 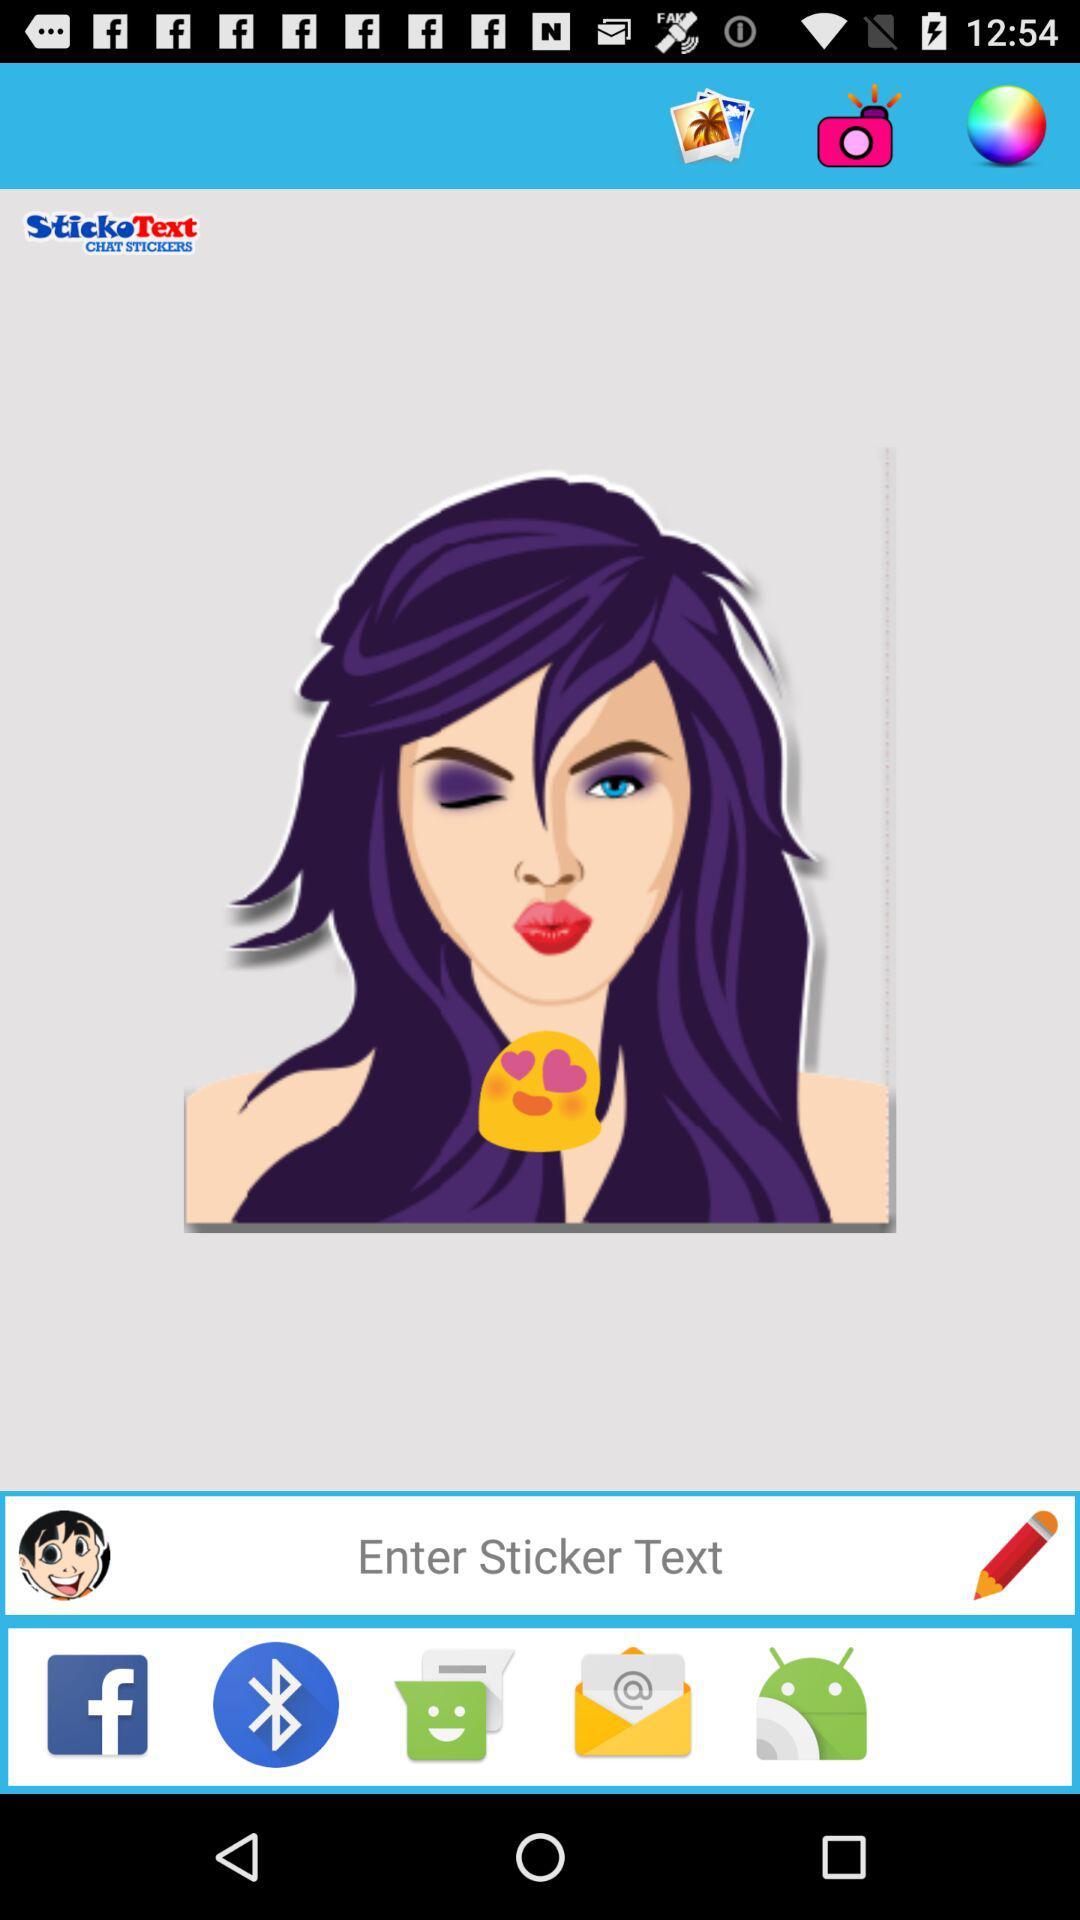 I want to click on a sticker, so click(x=63, y=1554).